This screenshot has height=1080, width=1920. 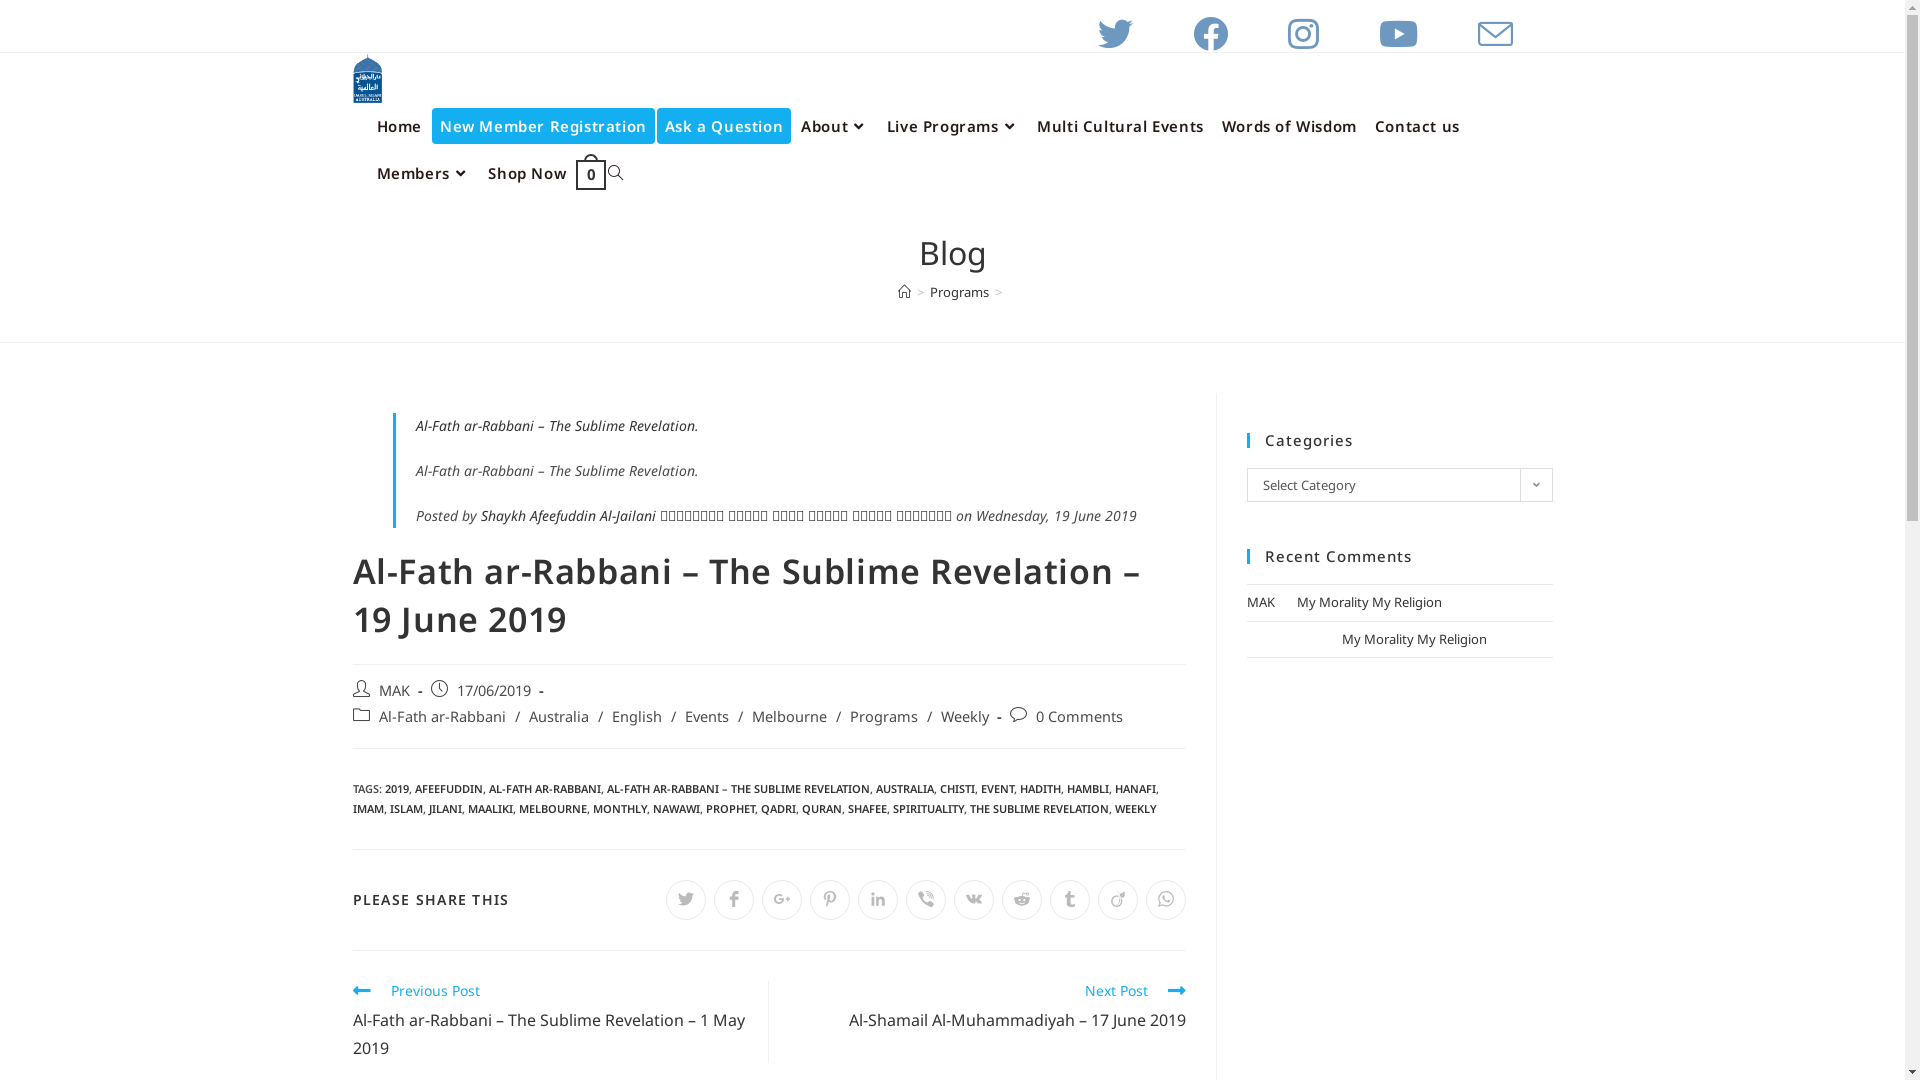 What do you see at coordinates (1112, 787) in the screenshot?
I see `'HANAFI'` at bounding box center [1112, 787].